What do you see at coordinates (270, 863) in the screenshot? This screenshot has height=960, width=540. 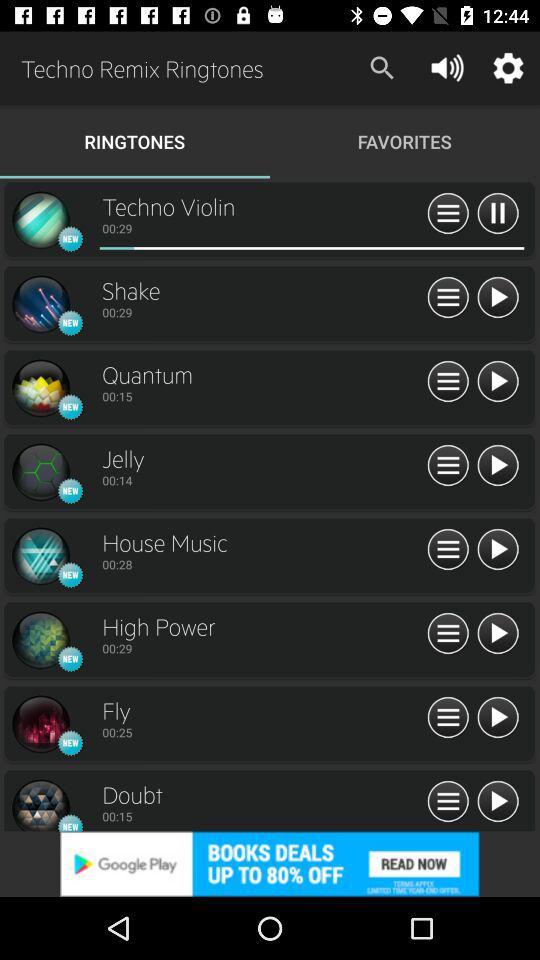 I see `click on advertisement` at bounding box center [270, 863].